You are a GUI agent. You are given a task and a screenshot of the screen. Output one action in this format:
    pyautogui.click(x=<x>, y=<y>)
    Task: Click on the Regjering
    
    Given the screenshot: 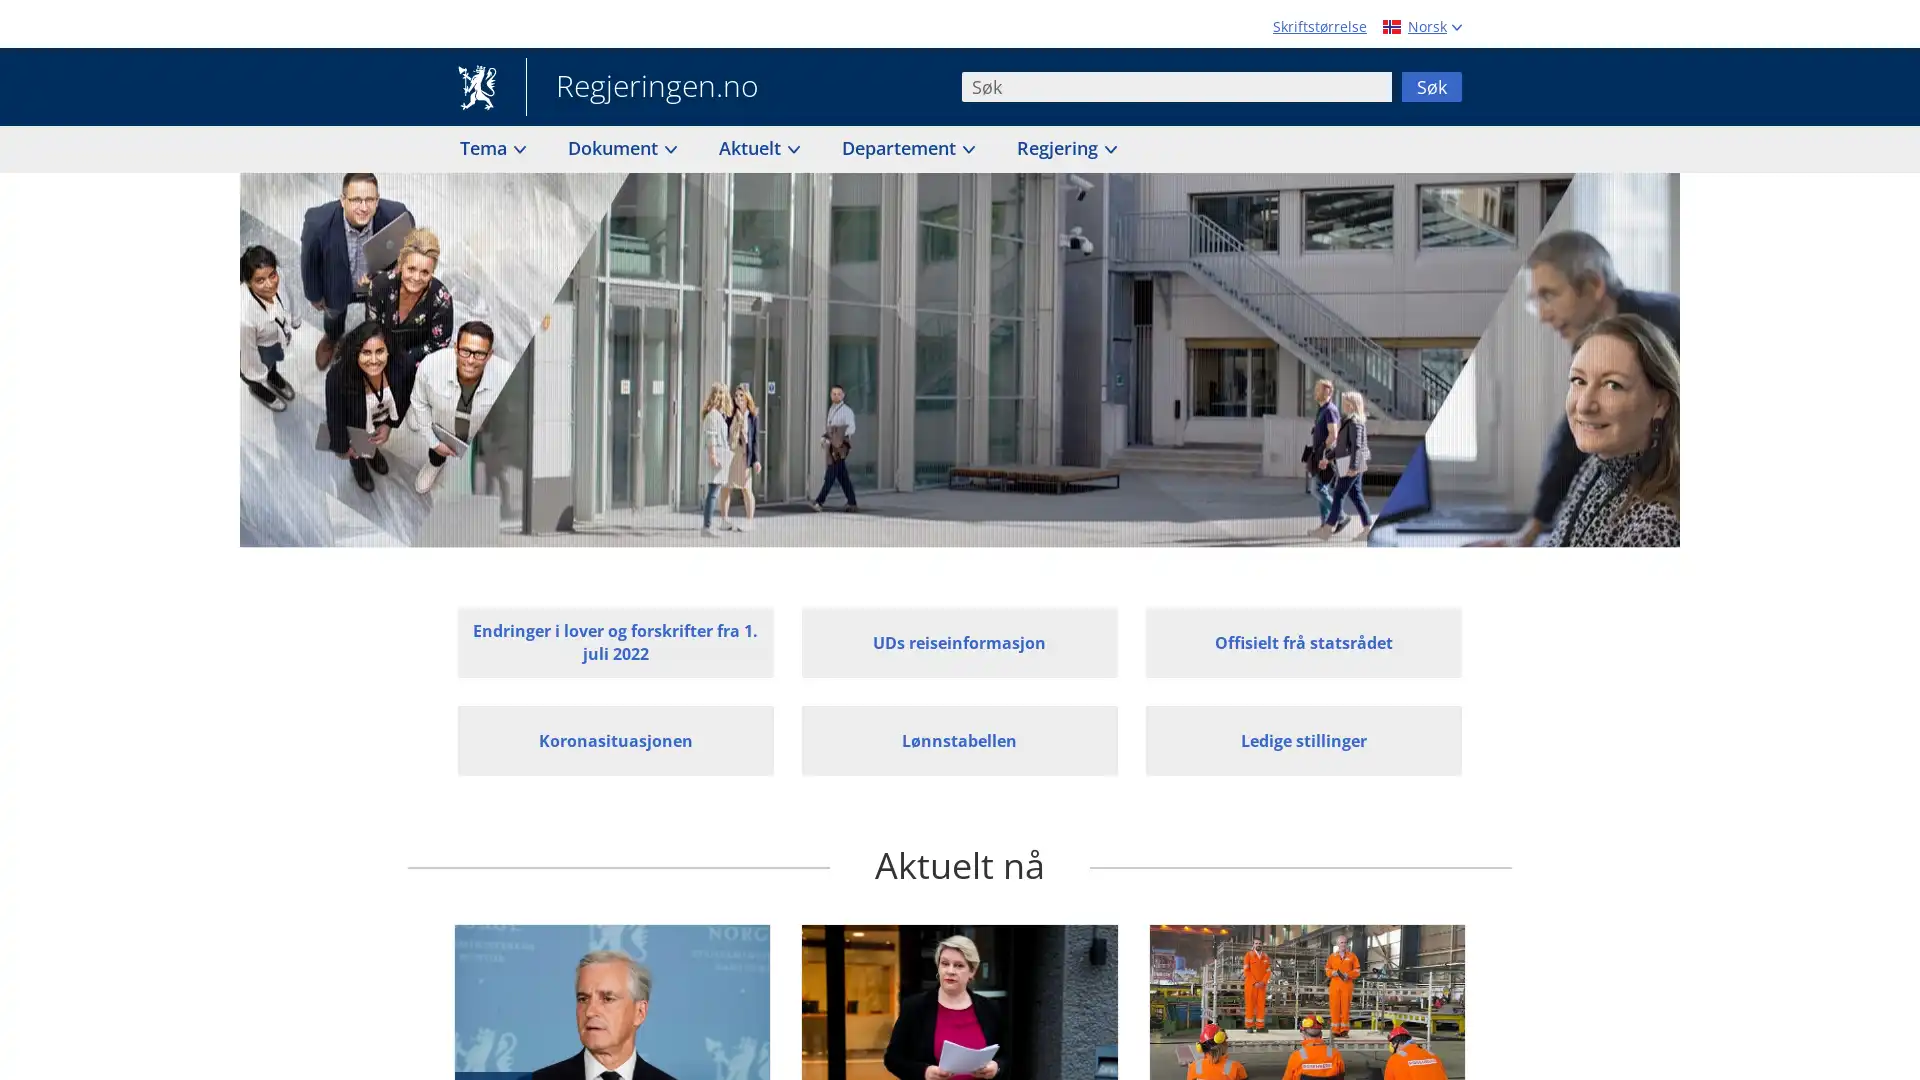 What is the action you would take?
    pyautogui.click(x=1064, y=147)
    